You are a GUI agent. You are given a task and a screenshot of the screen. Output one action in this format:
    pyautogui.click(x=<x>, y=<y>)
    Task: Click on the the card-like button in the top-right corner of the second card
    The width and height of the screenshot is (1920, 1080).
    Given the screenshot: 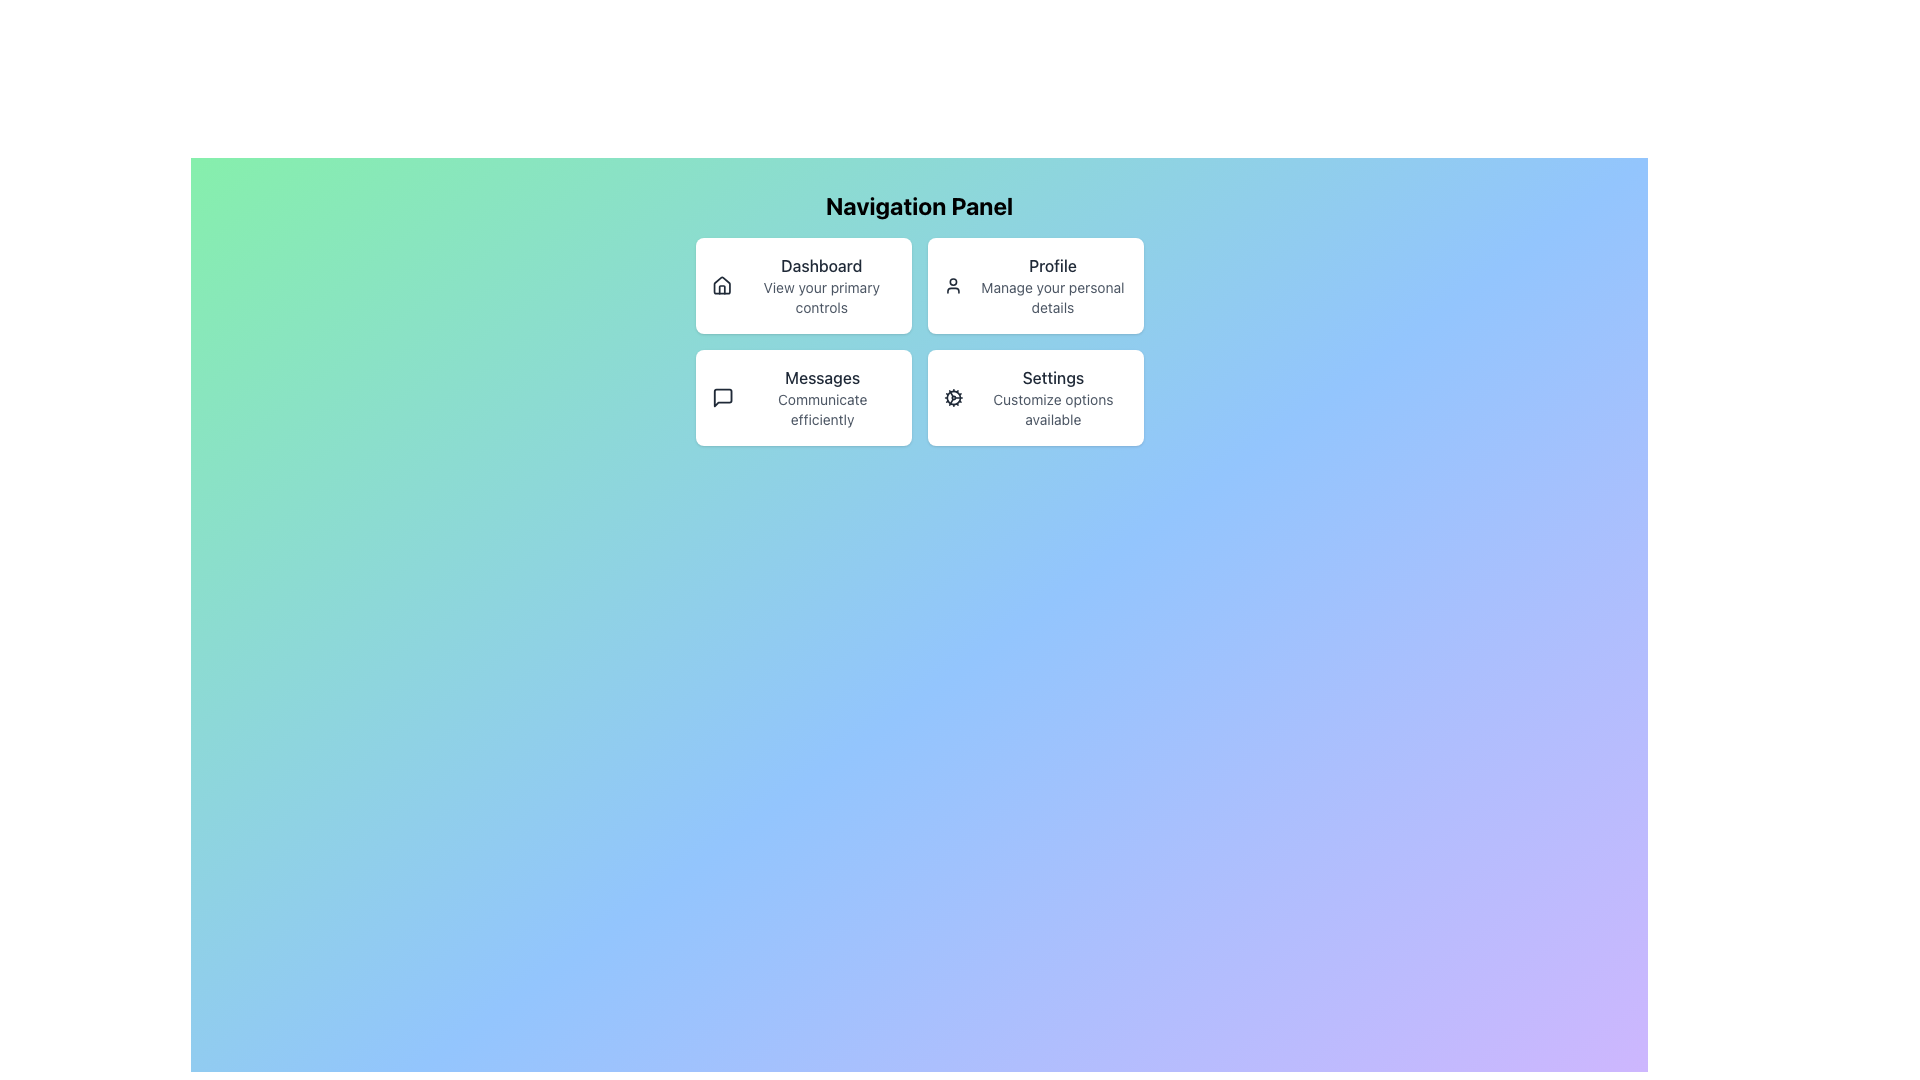 What is the action you would take?
    pyautogui.click(x=1035, y=285)
    